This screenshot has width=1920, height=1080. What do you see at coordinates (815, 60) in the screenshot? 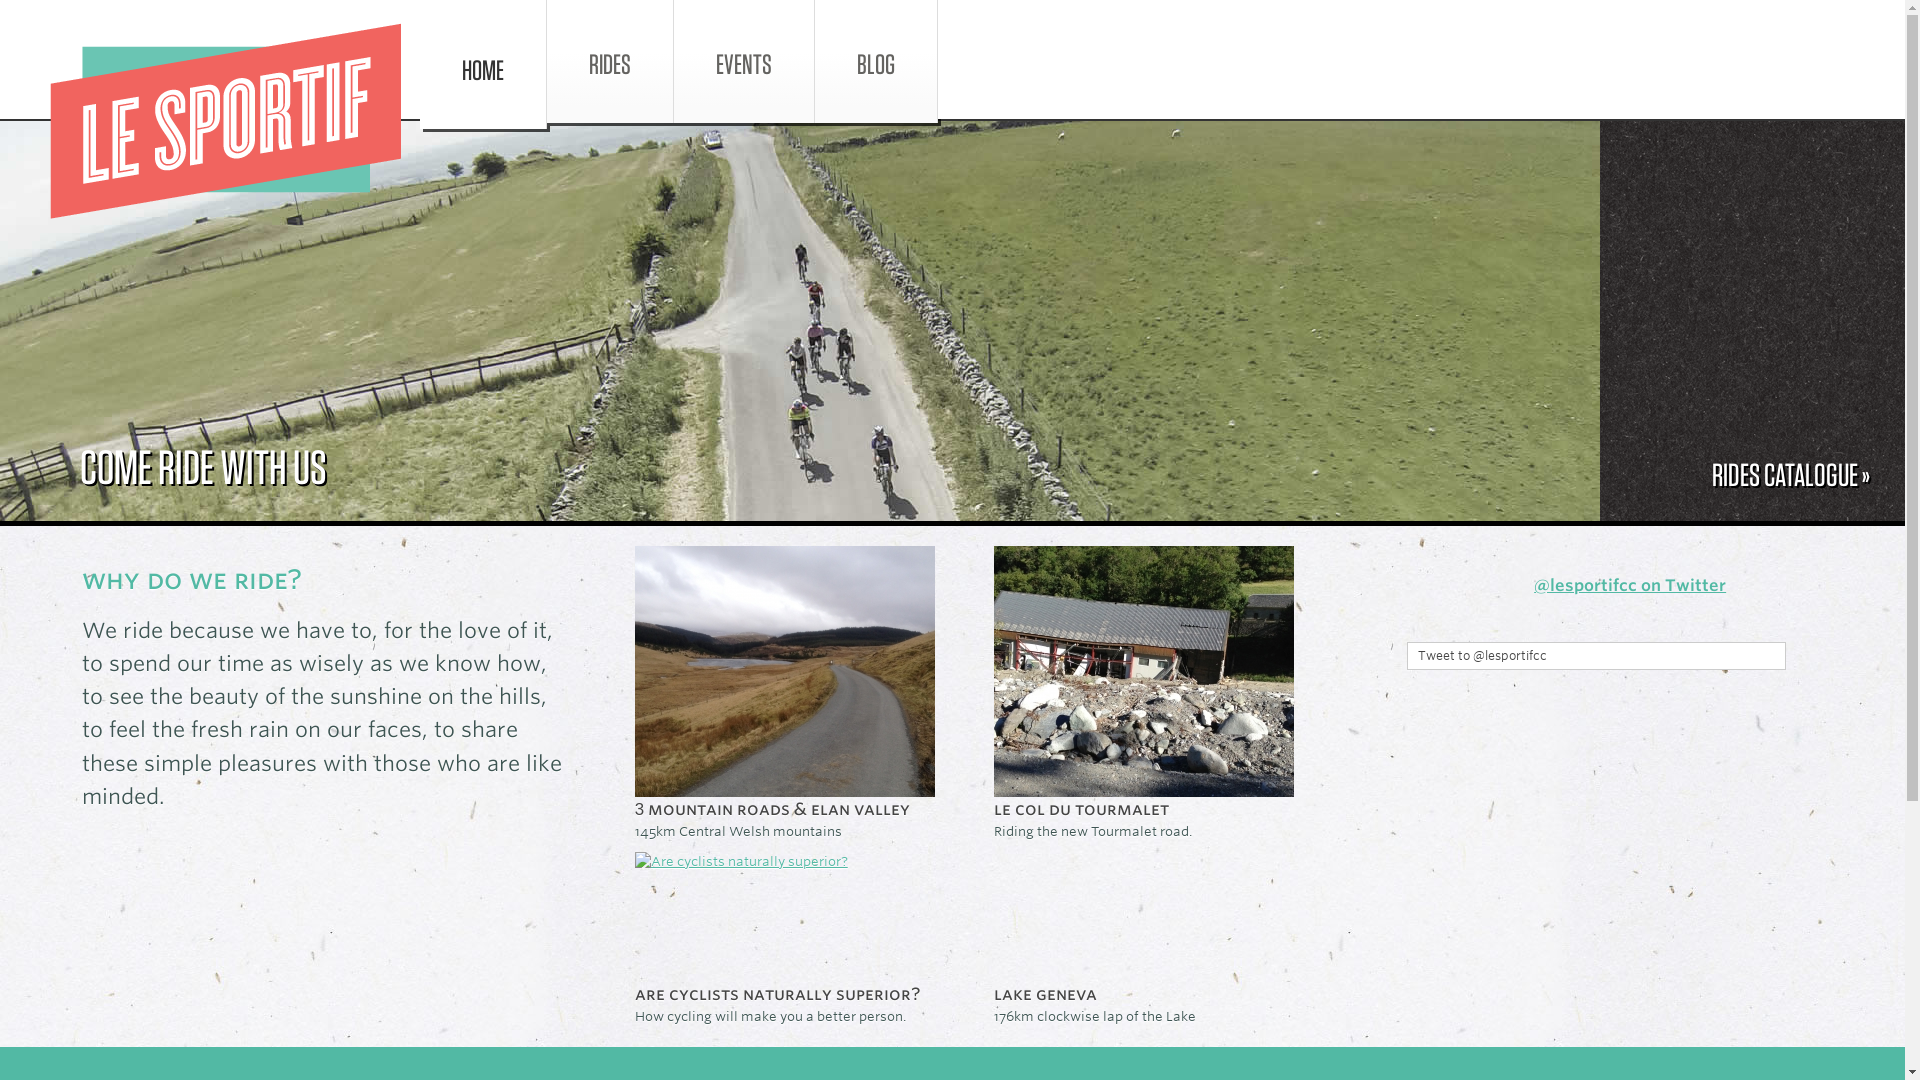
I see `'BLOG'` at bounding box center [815, 60].